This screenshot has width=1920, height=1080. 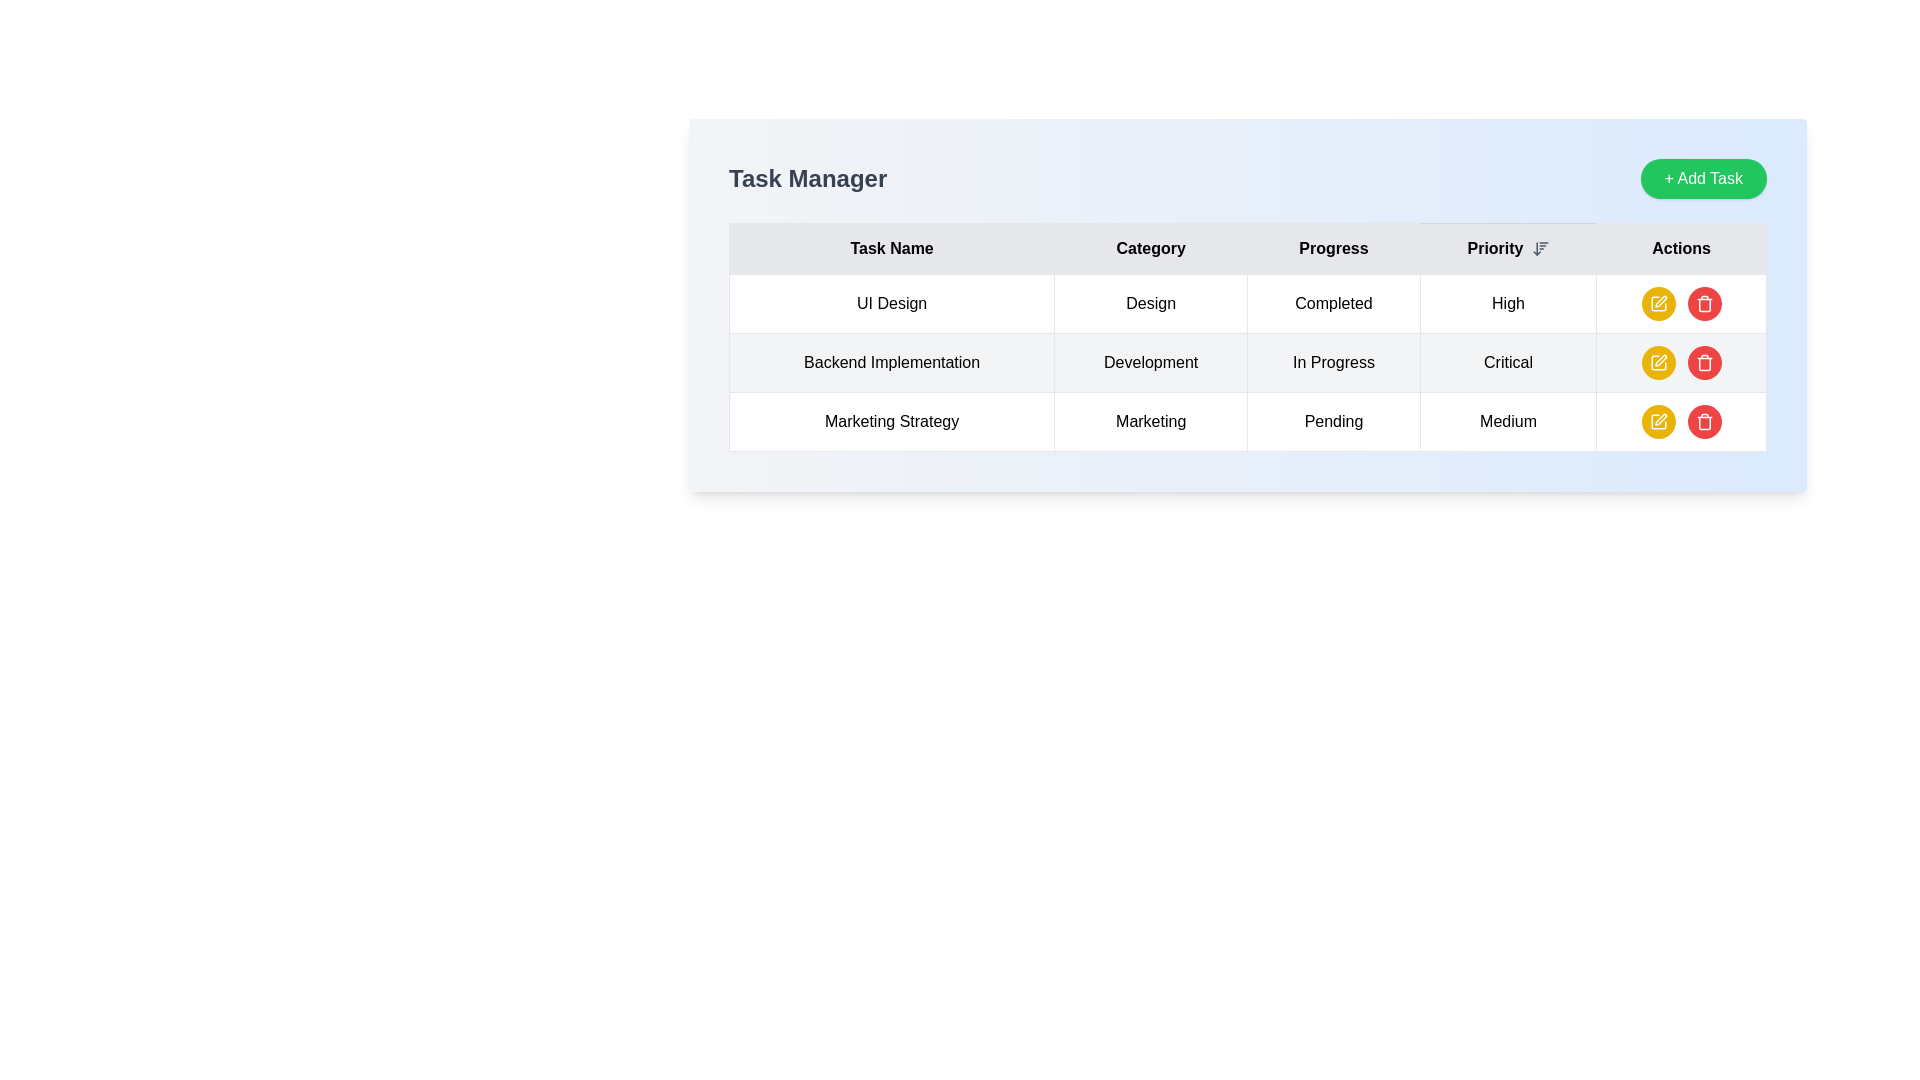 I want to click on the first Table Header Cell that describes the purpose of the first column listing task names, so click(x=891, y=248).